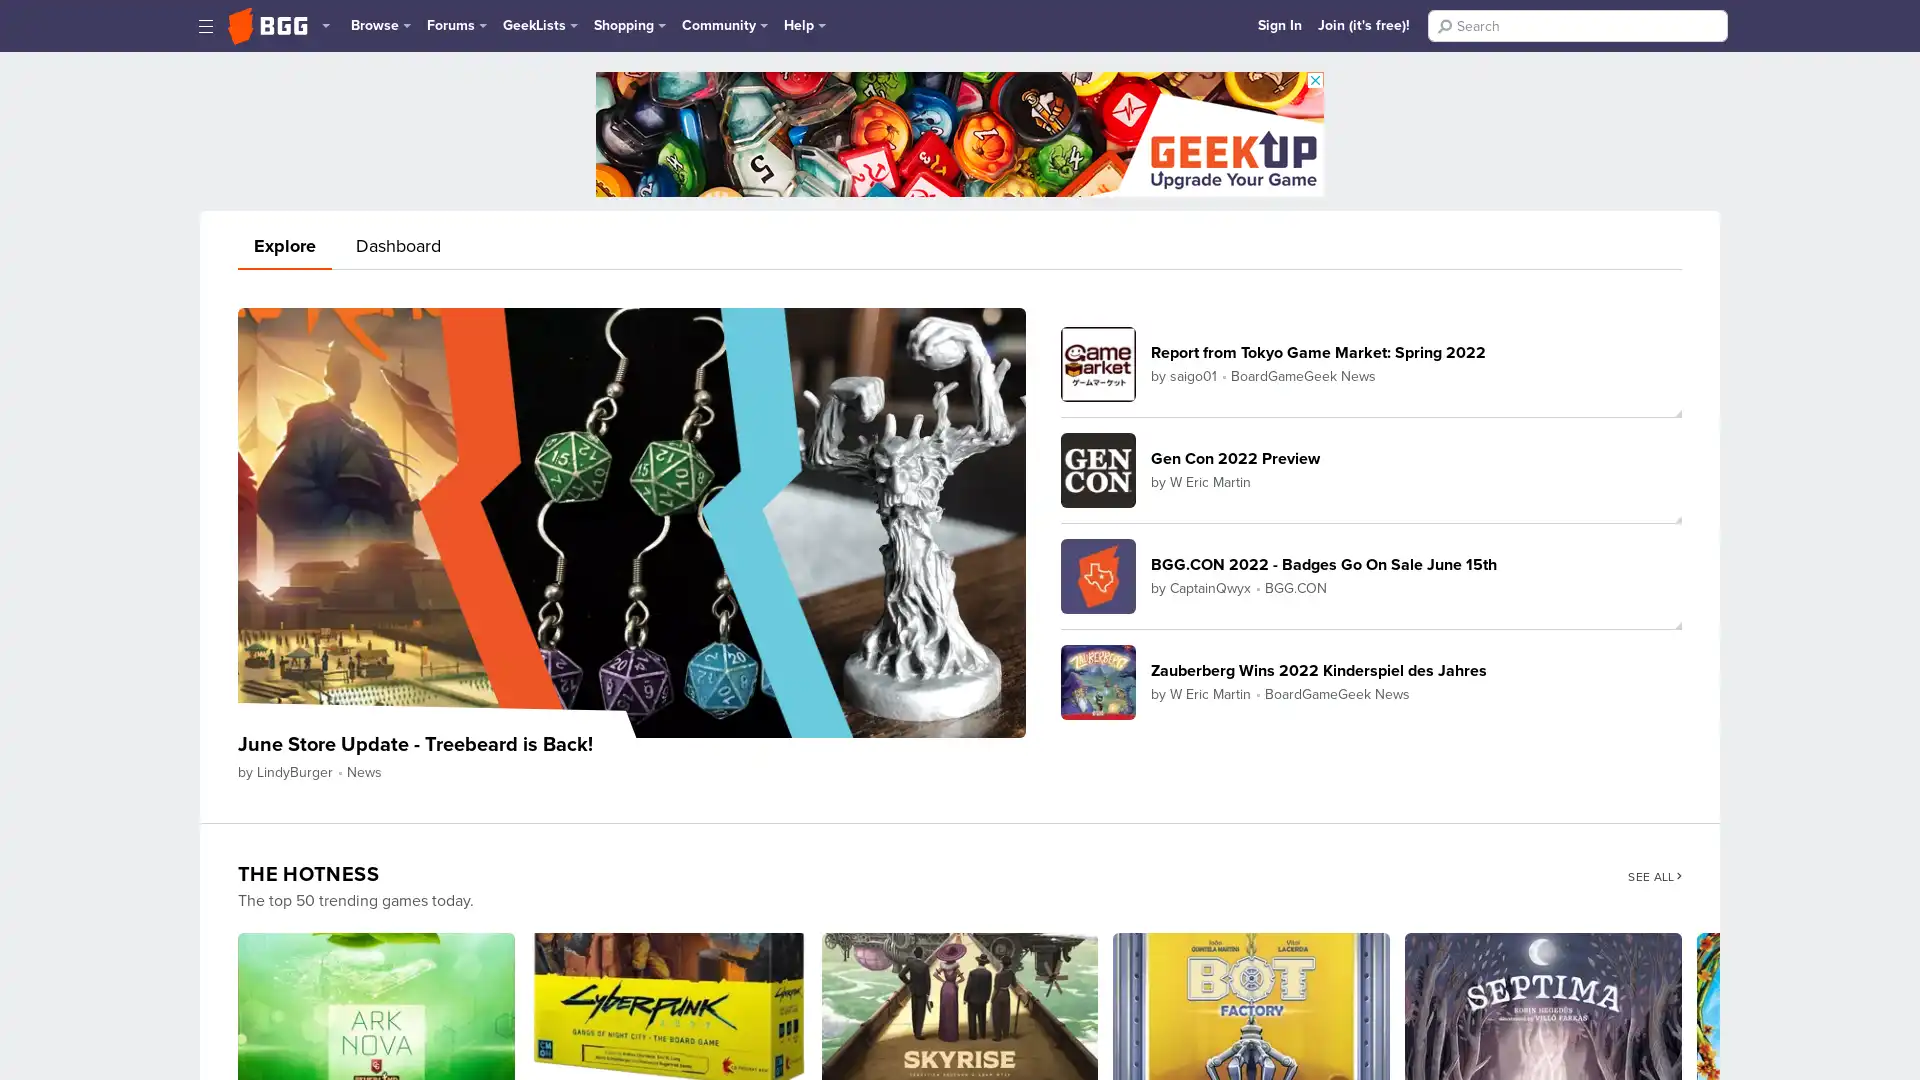 The height and width of the screenshot is (1080, 1920). Describe the element at coordinates (200, 7) in the screenshot. I see `Skip Navigation` at that location.